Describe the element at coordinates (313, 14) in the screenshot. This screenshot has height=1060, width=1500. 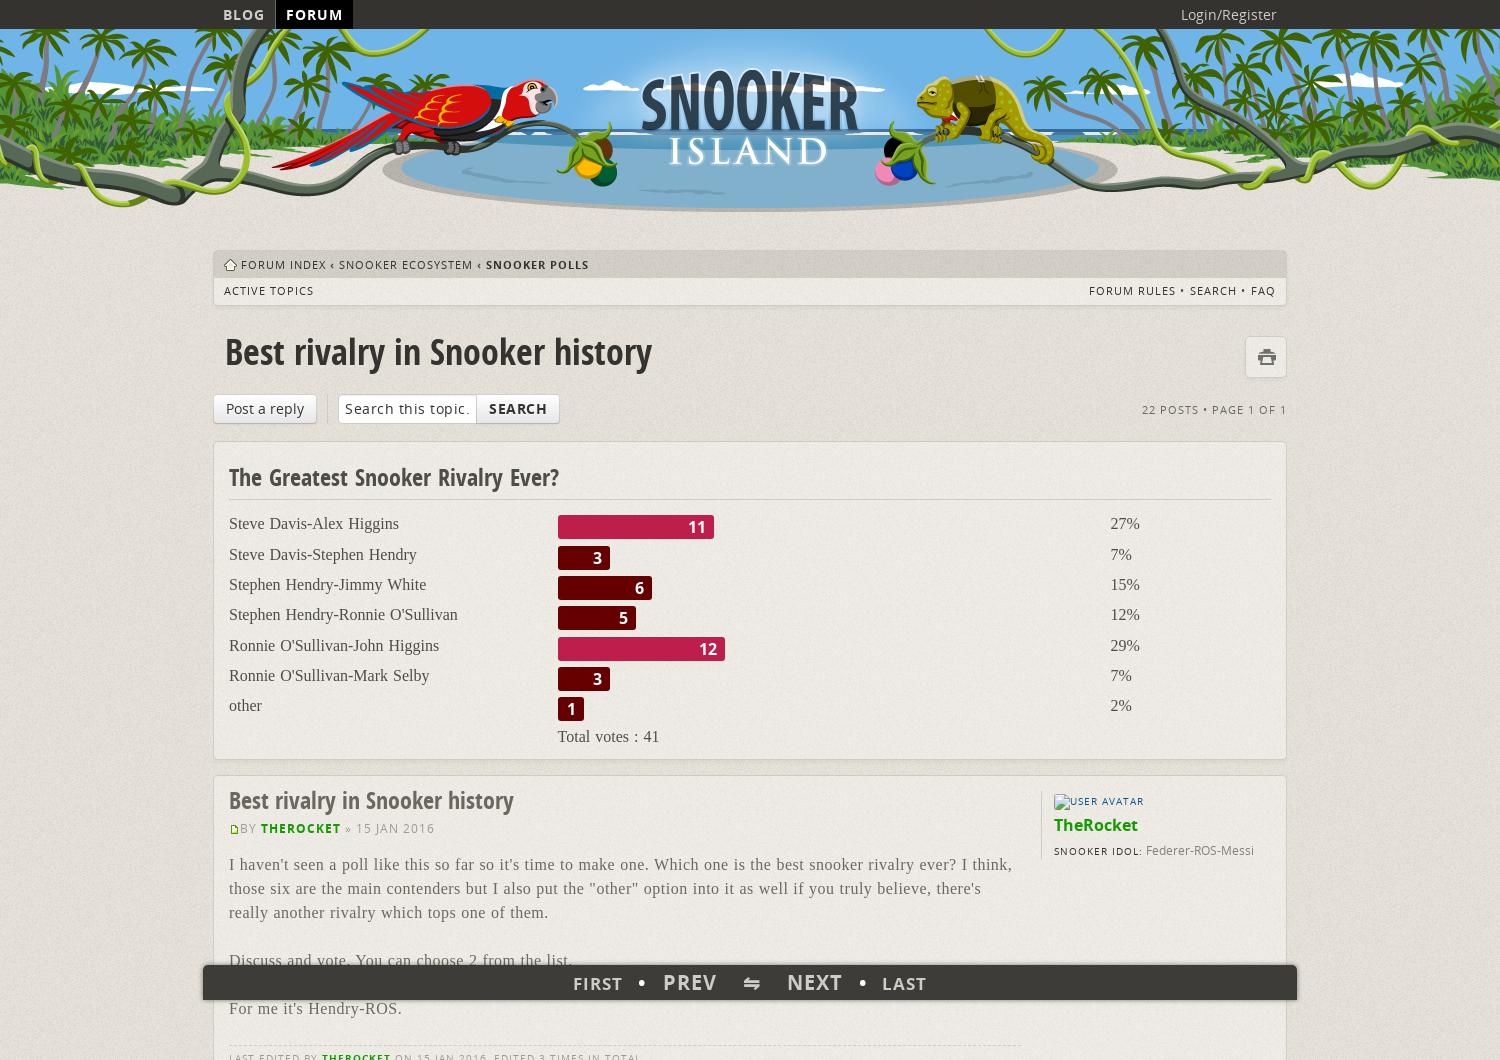
I see `'Forum'` at that location.